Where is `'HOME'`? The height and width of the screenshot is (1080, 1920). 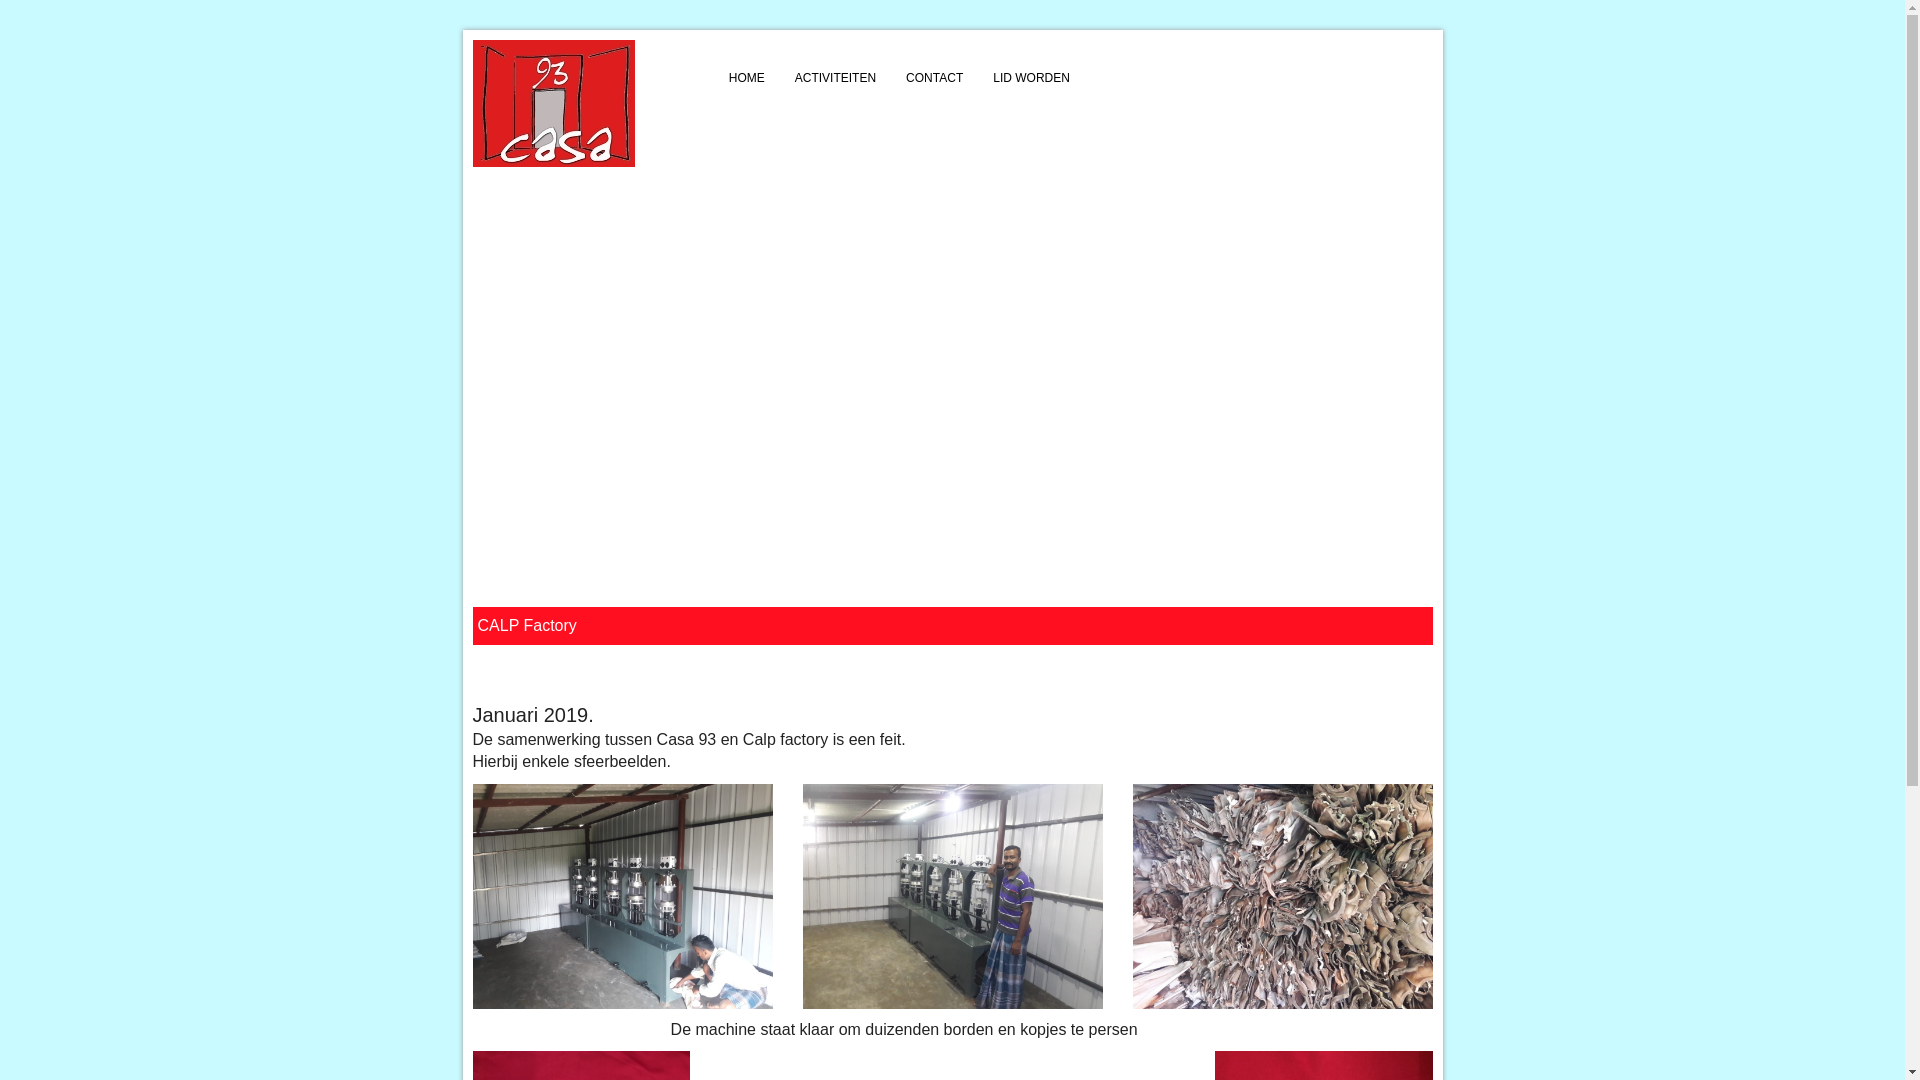 'HOME' is located at coordinates (746, 77).